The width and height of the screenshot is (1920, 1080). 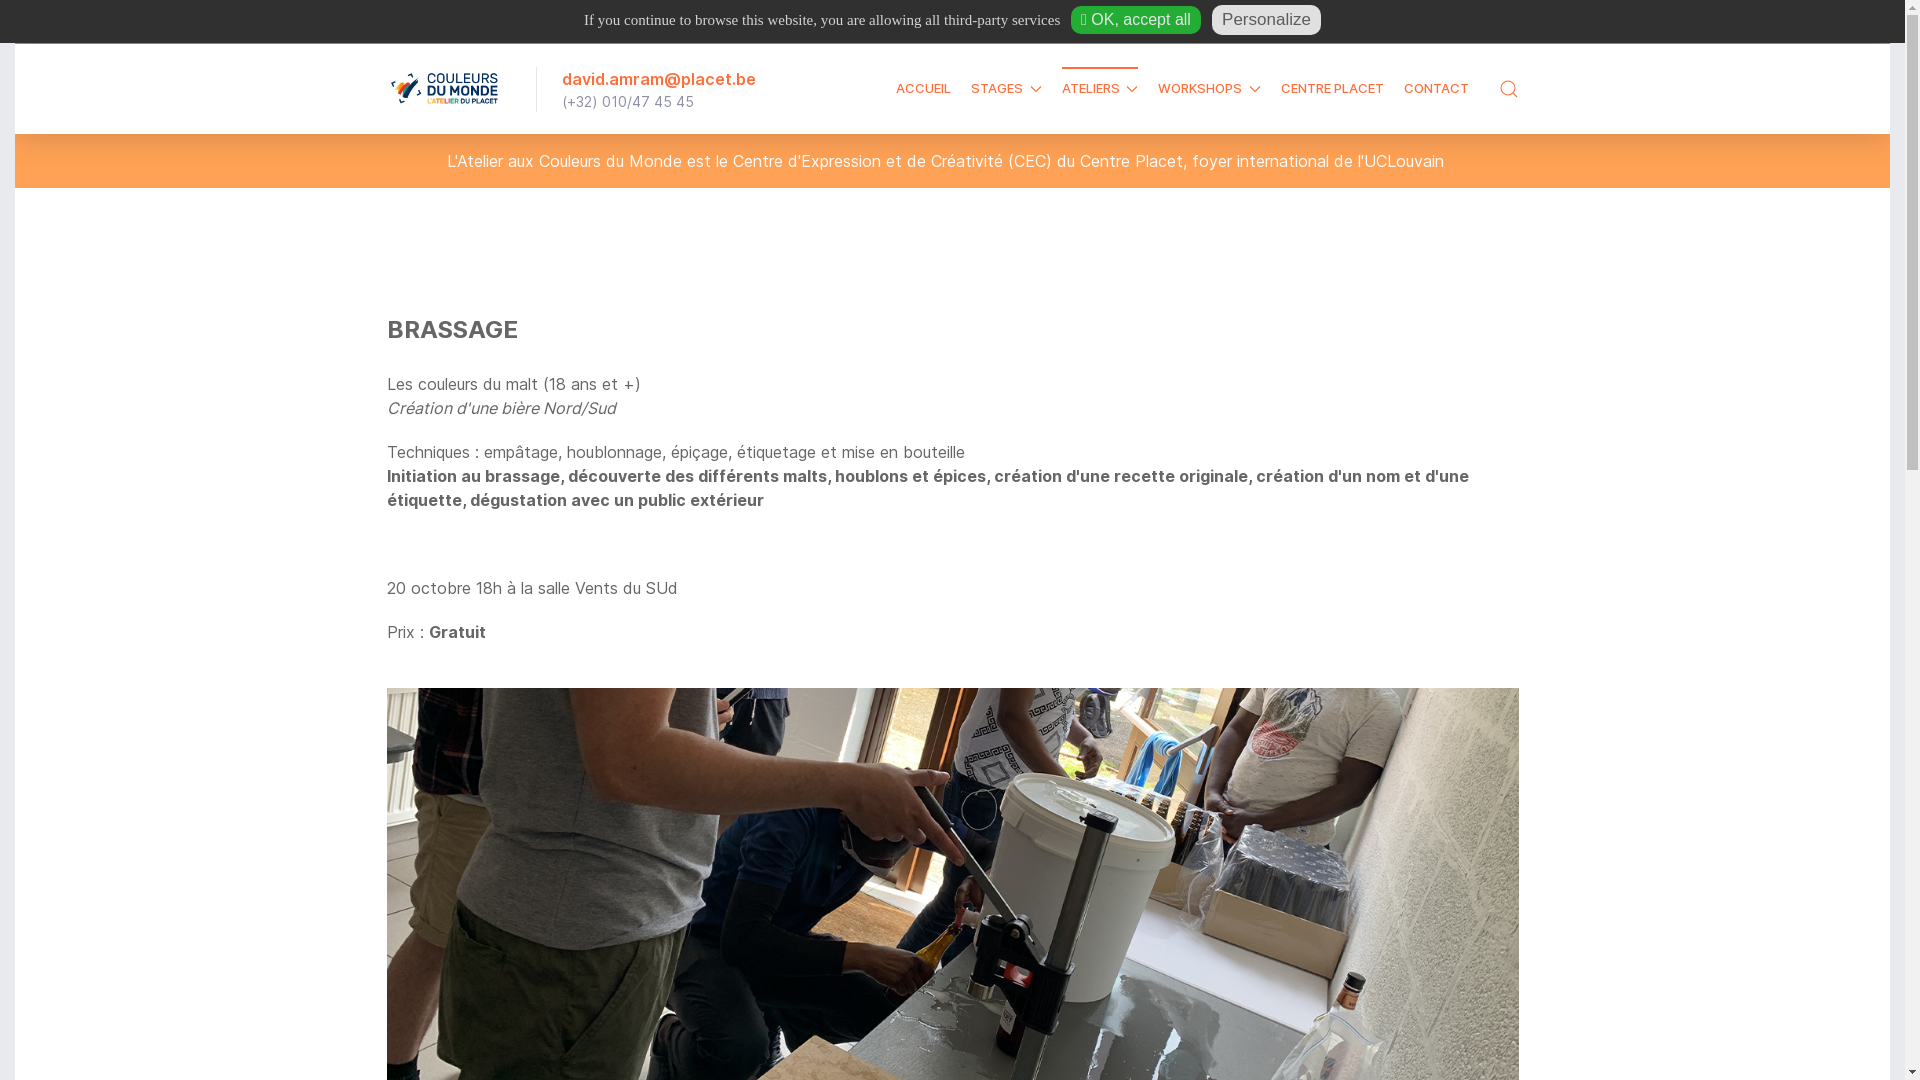 I want to click on 'Personalize', so click(x=1265, y=19).